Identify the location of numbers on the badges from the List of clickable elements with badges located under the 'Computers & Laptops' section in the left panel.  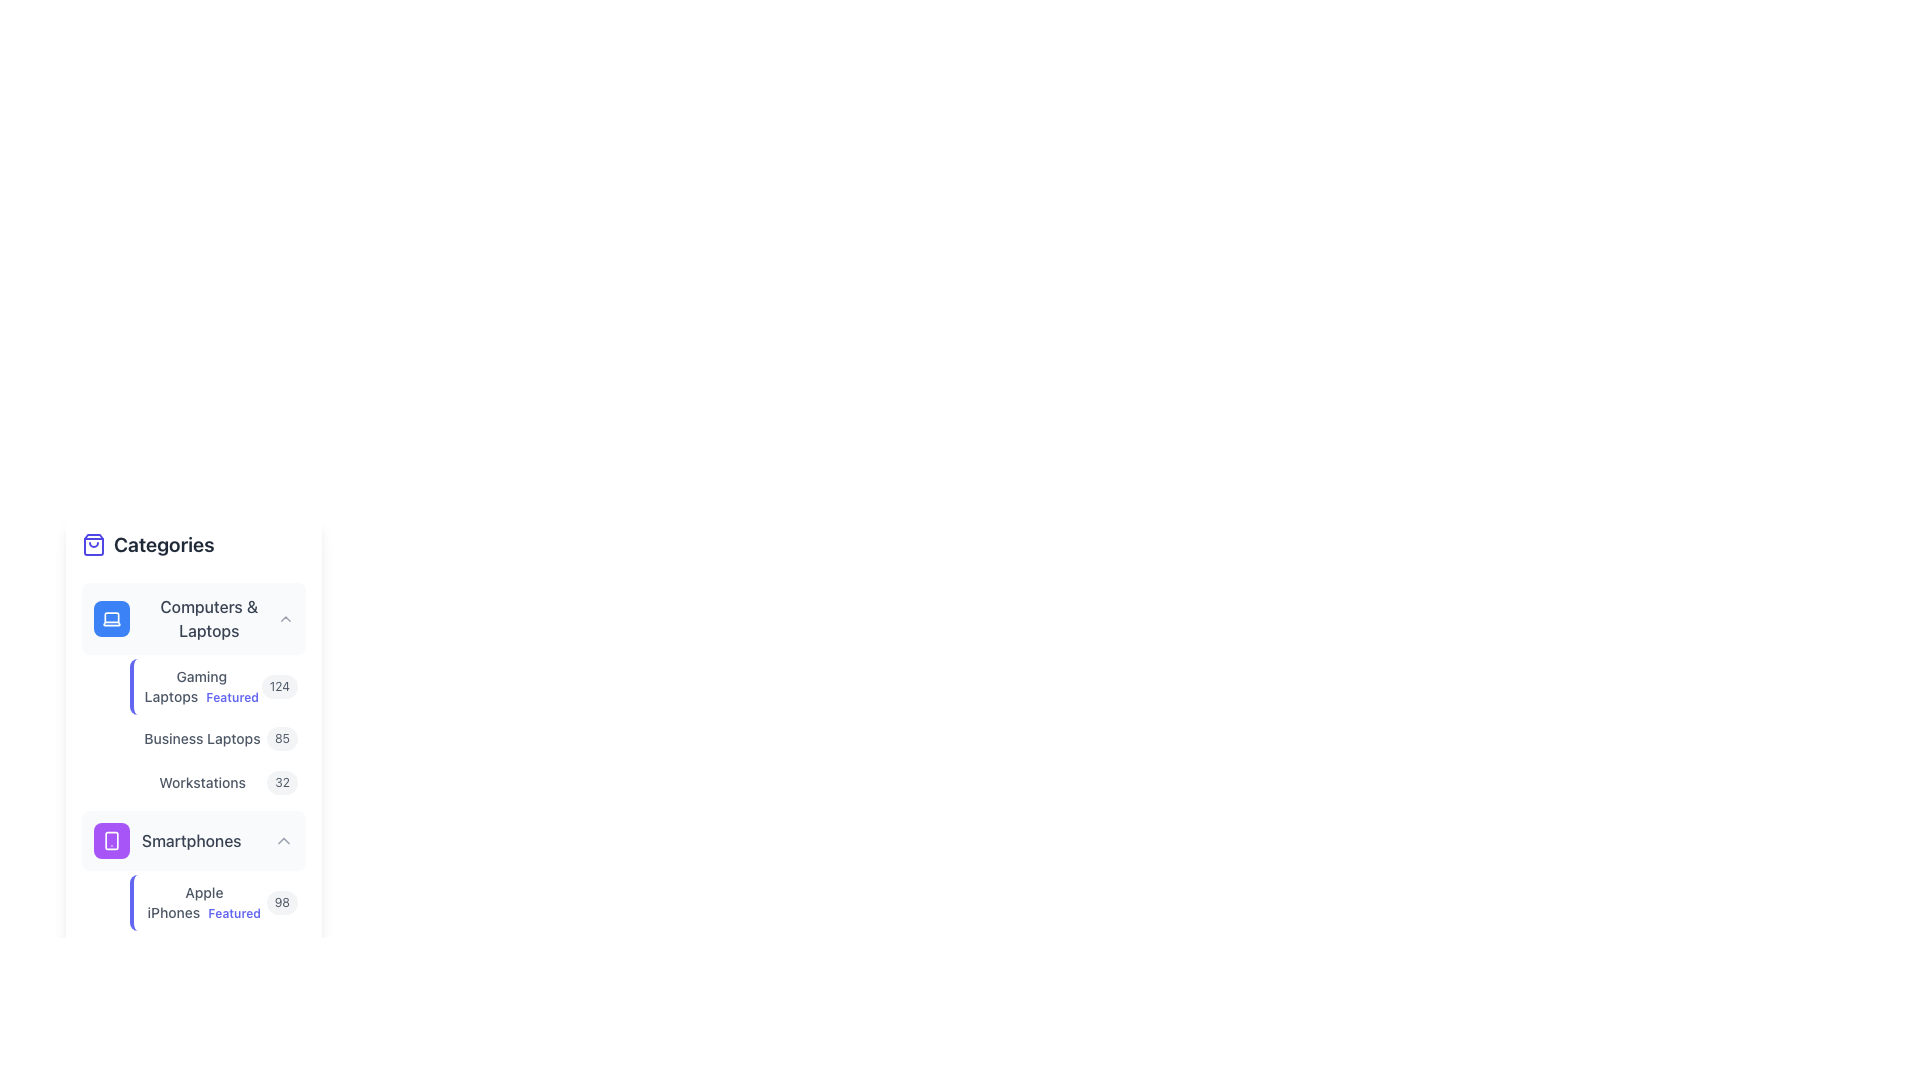
(217, 731).